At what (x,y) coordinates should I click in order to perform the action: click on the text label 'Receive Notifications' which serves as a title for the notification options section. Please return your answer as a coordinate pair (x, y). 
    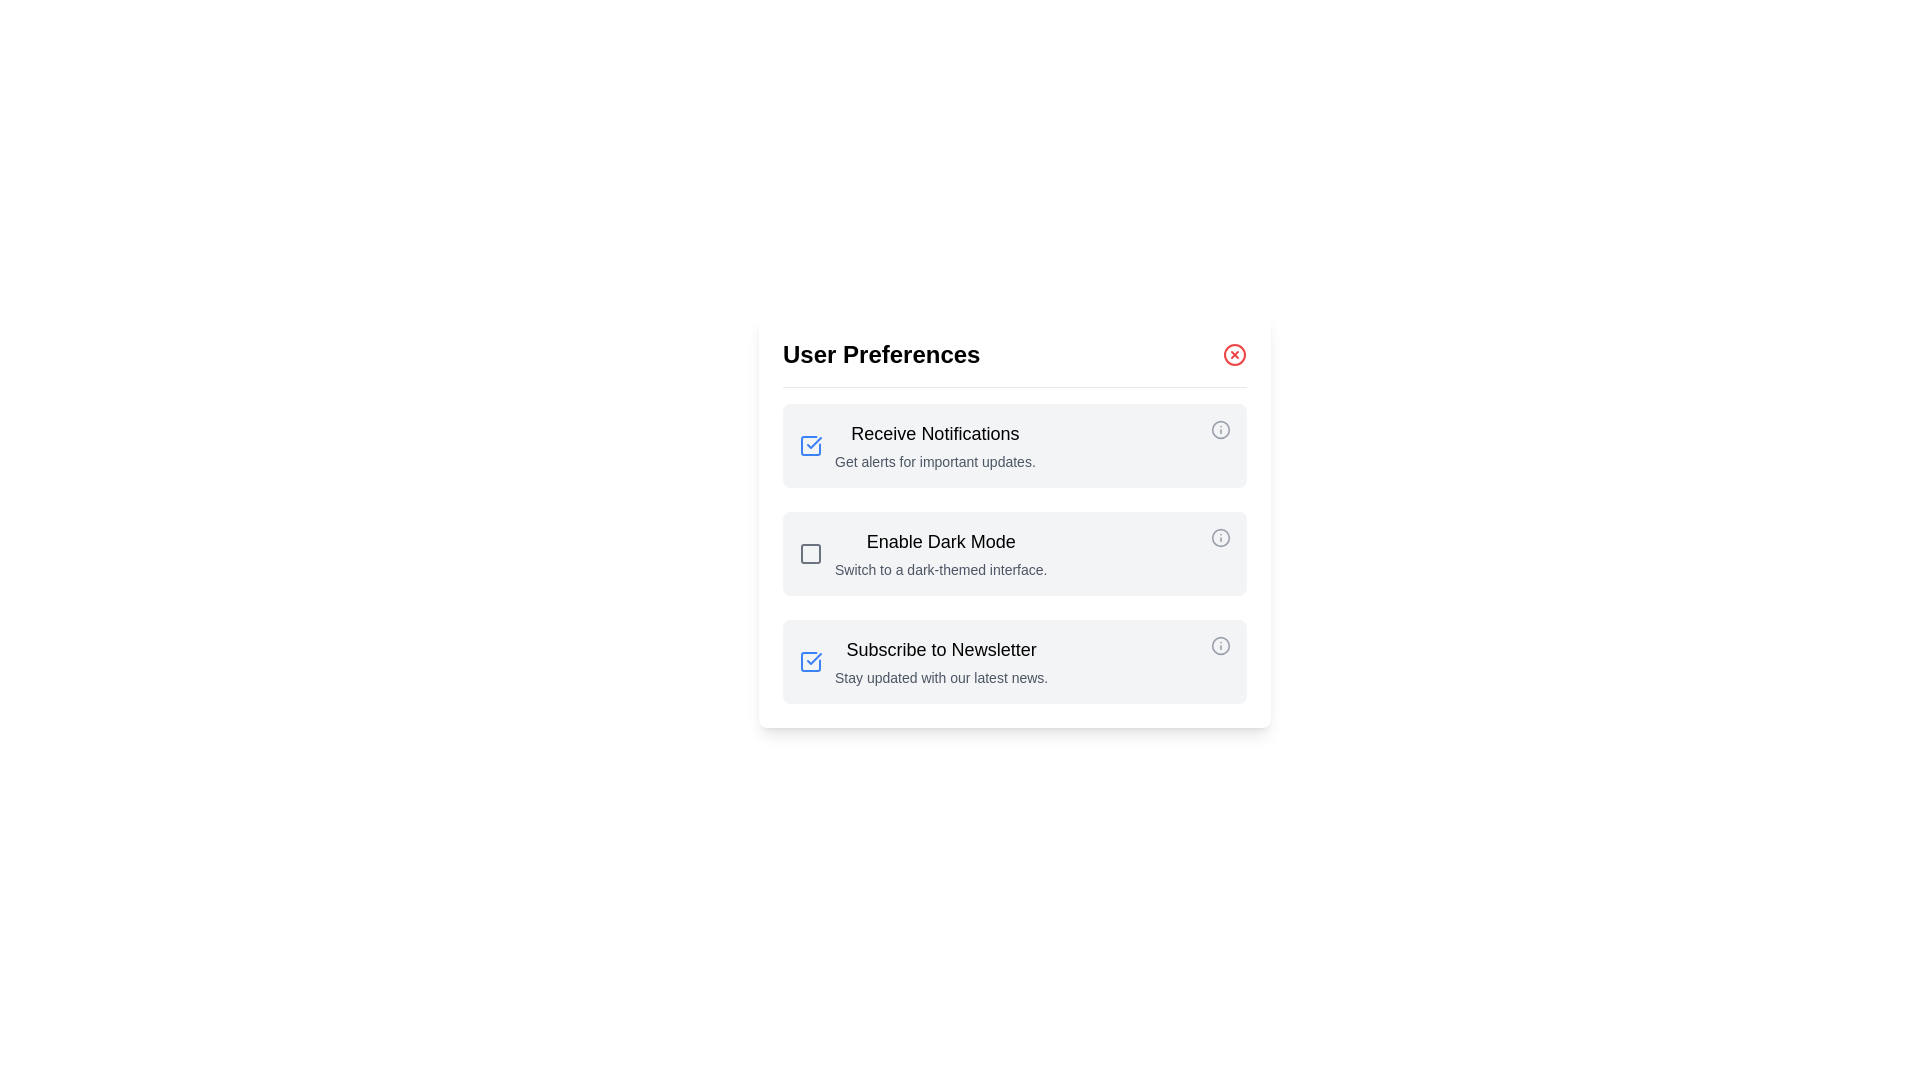
    Looking at the image, I should click on (934, 433).